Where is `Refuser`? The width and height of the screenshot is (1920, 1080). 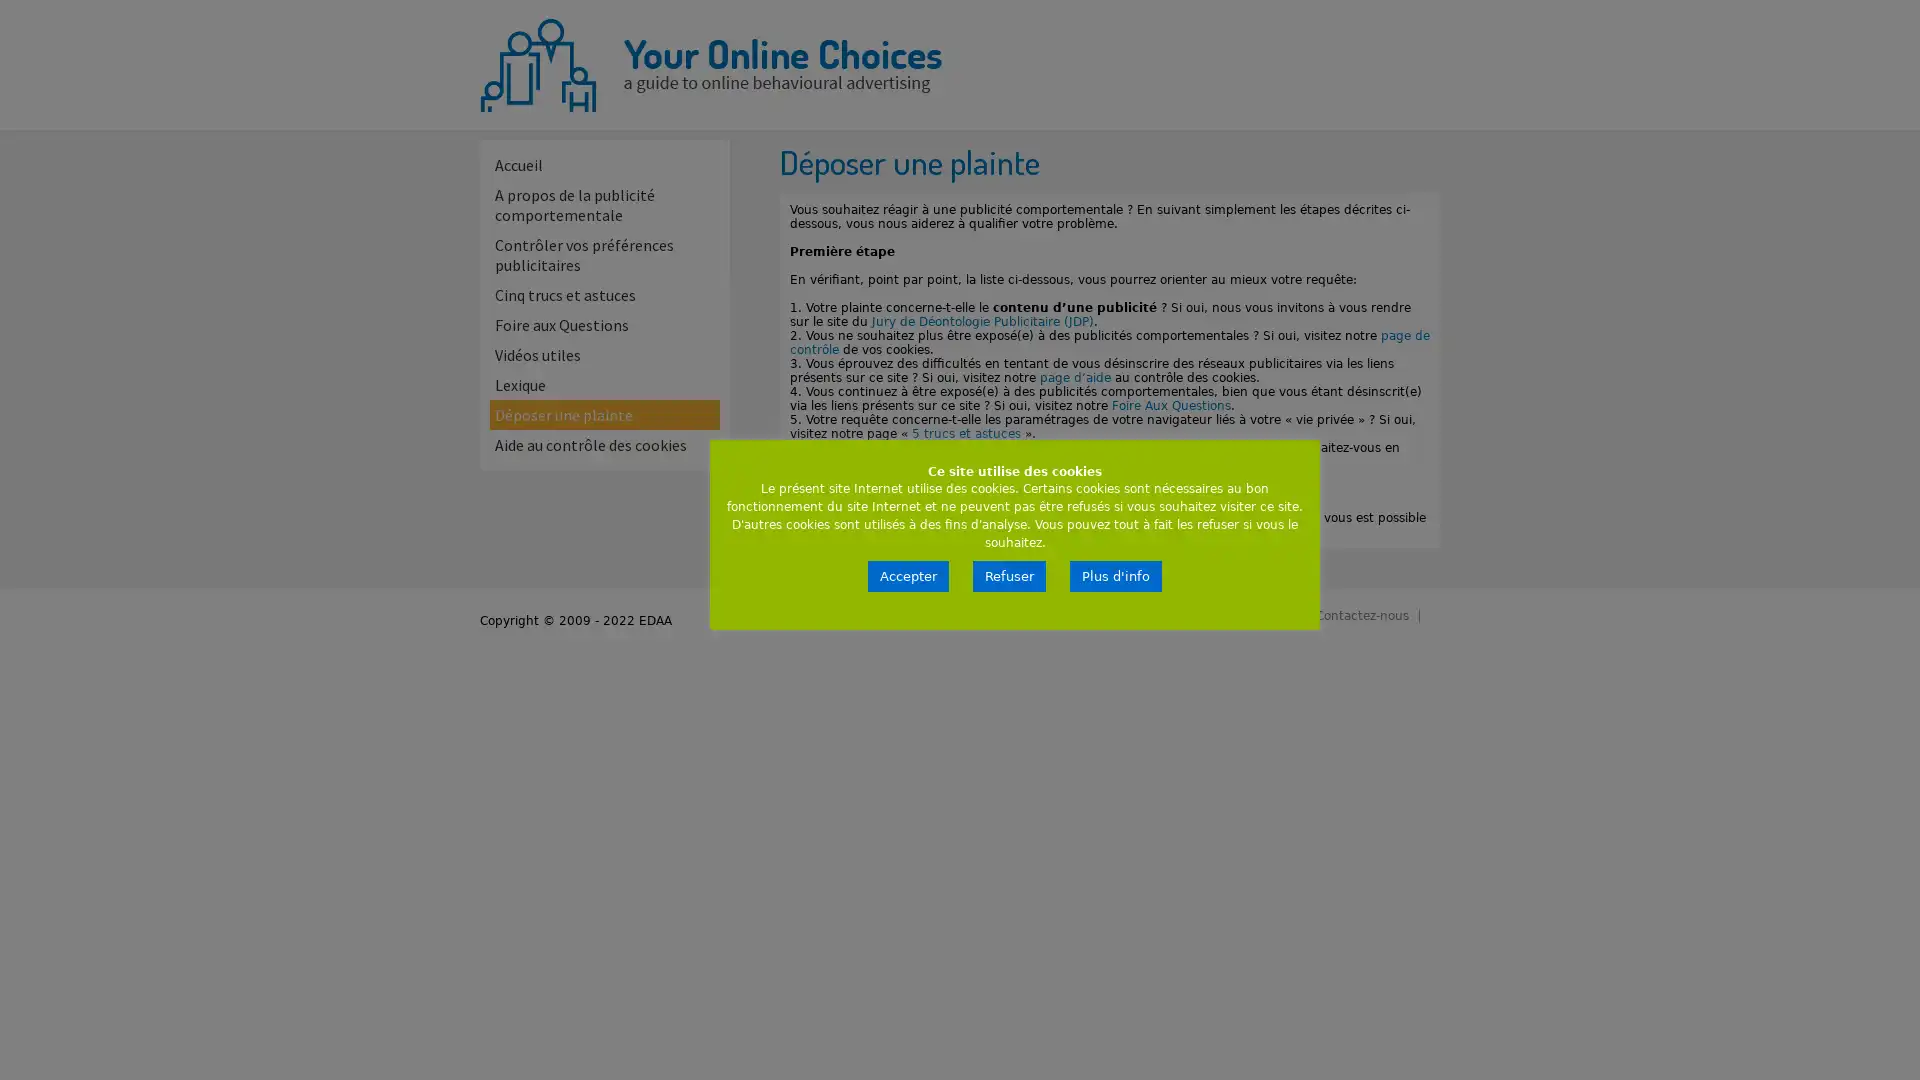 Refuser is located at coordinates (1009, 576).